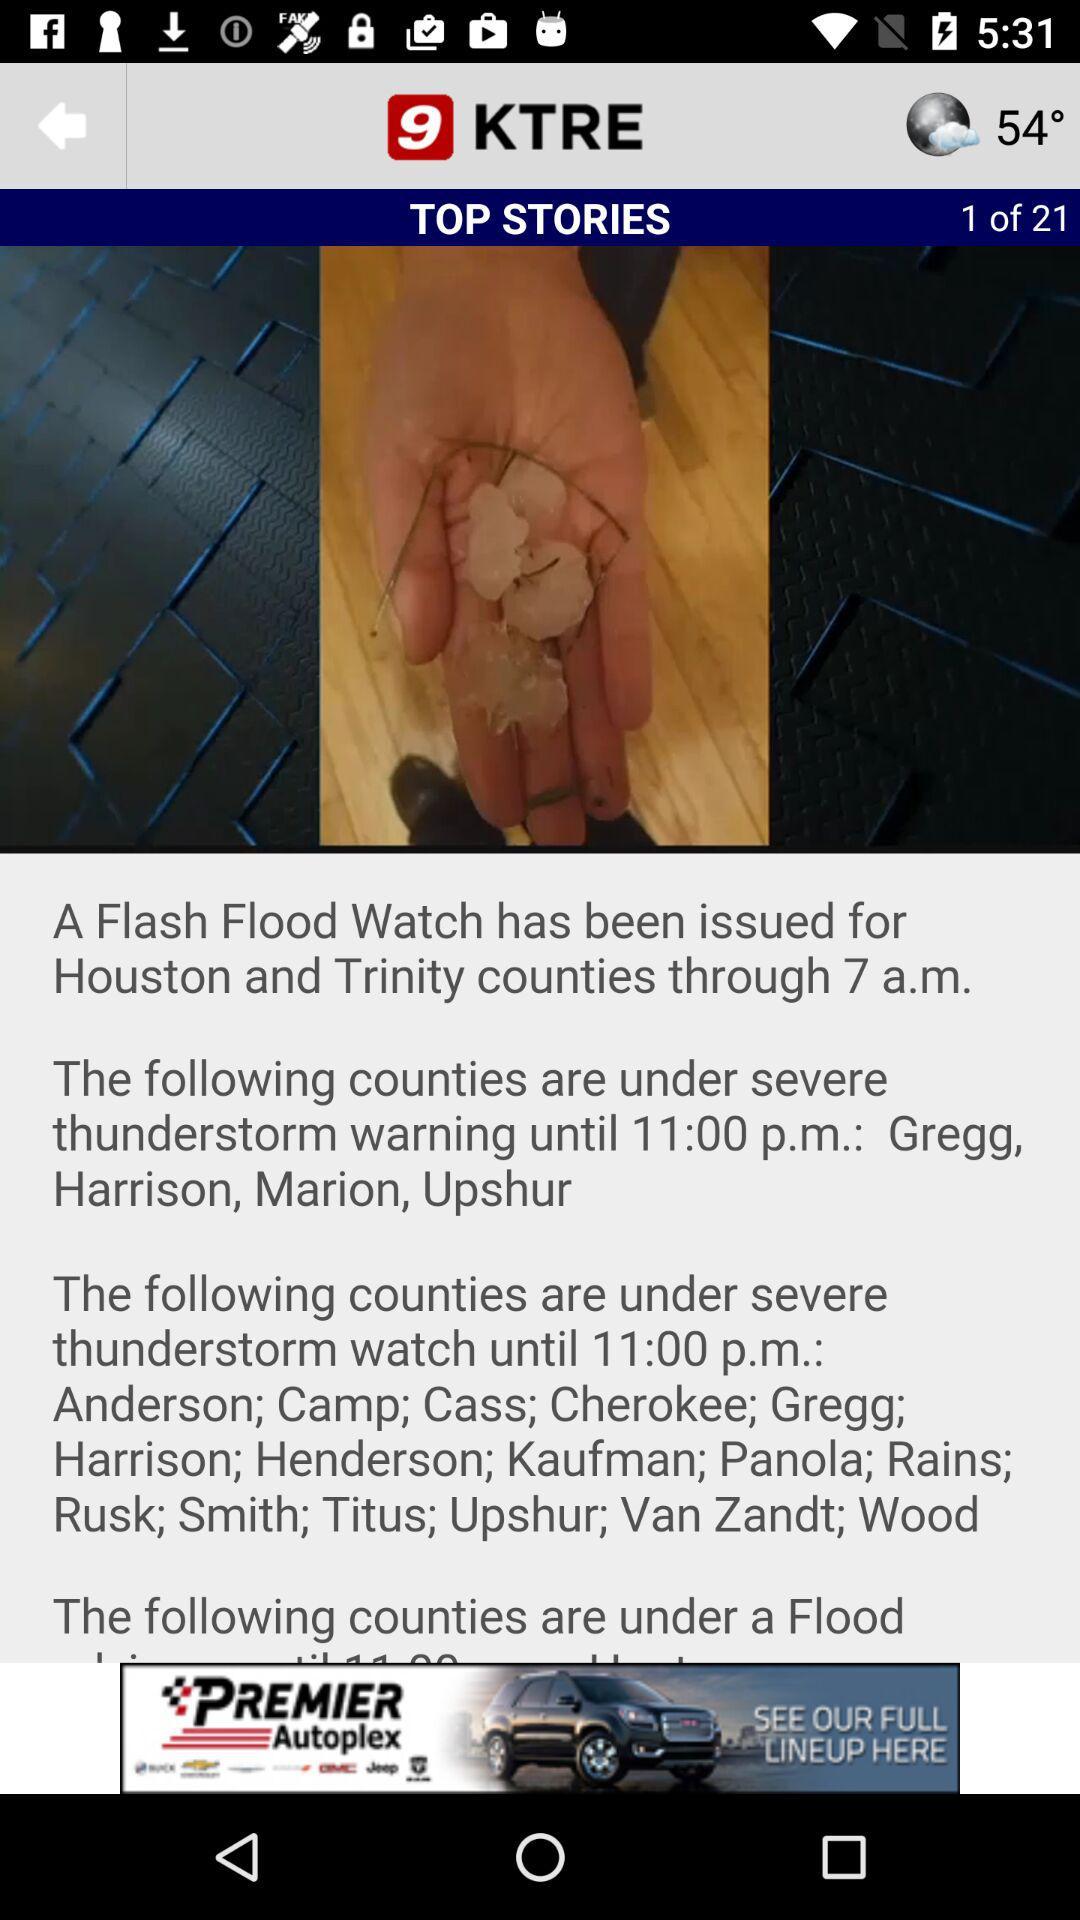  I want to click on screen page, so click(540, 1727).